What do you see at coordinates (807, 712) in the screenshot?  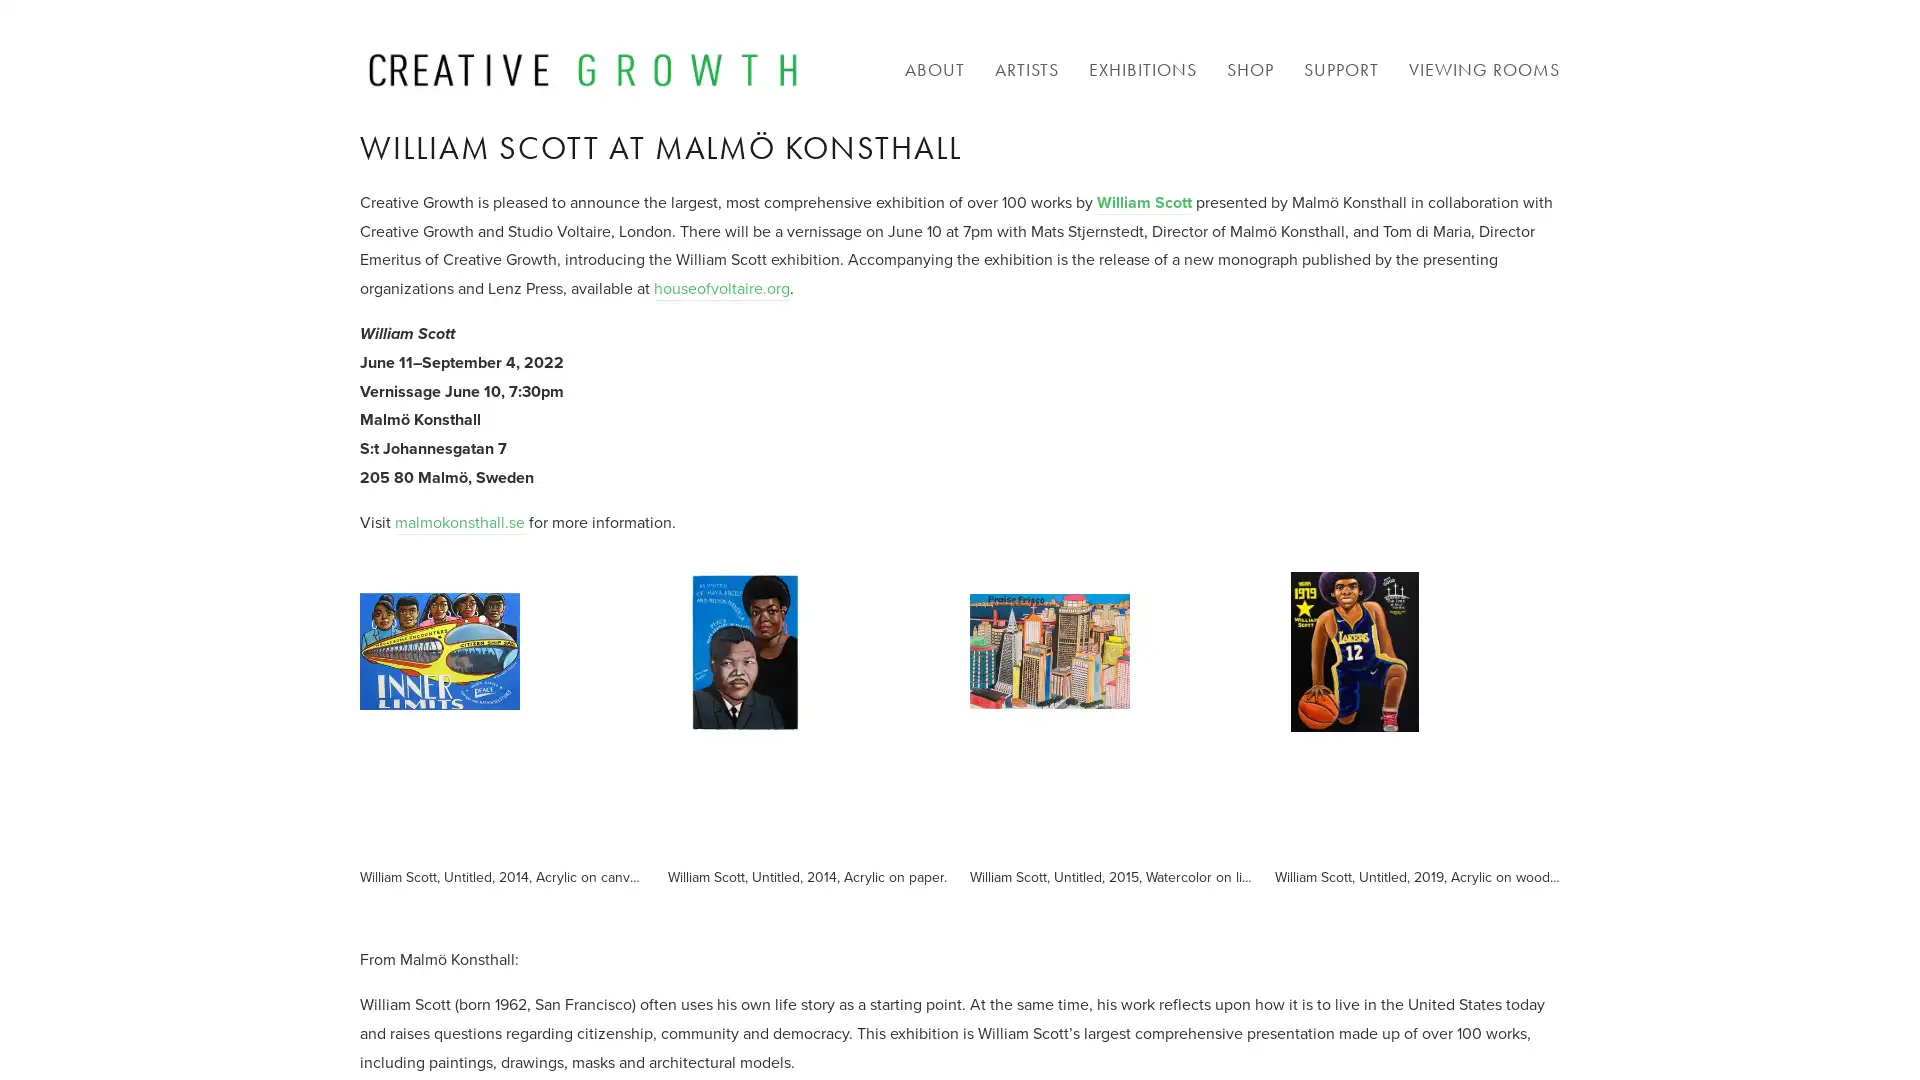 I see `View fullsize William Scott, Untitled, 2014, Acrylic on paper.` at bounding box center [807, 712].